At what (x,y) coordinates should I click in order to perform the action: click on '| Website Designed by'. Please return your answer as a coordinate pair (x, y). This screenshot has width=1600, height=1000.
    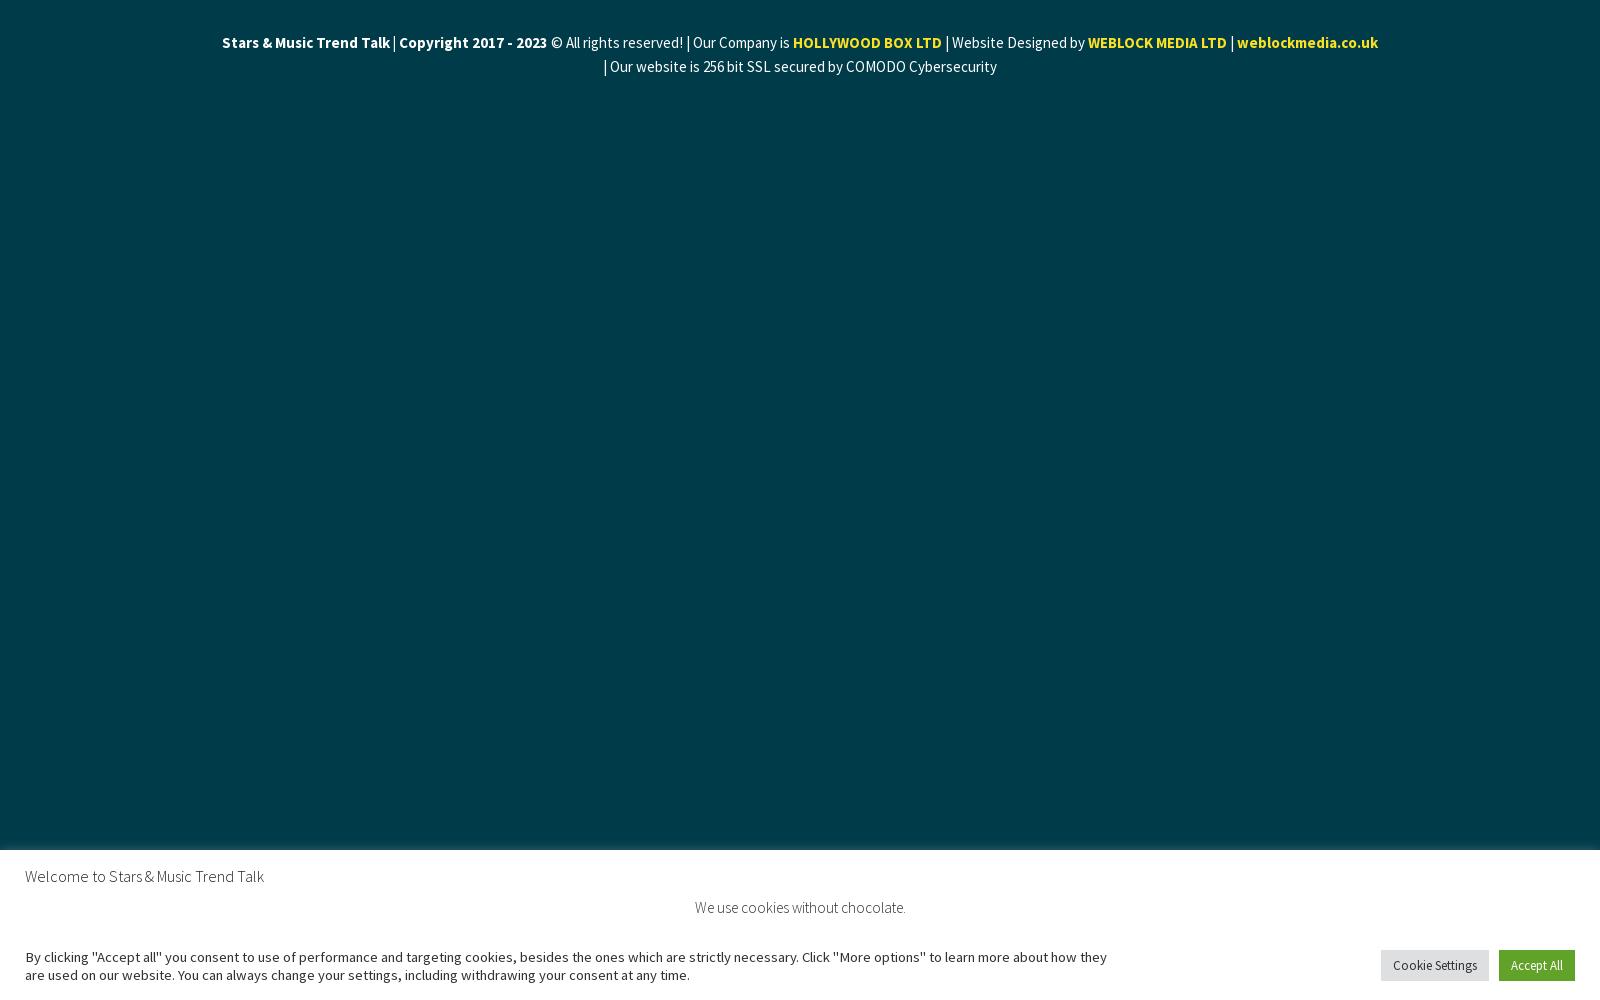
    Looking at the image, I should click on (940, 42).